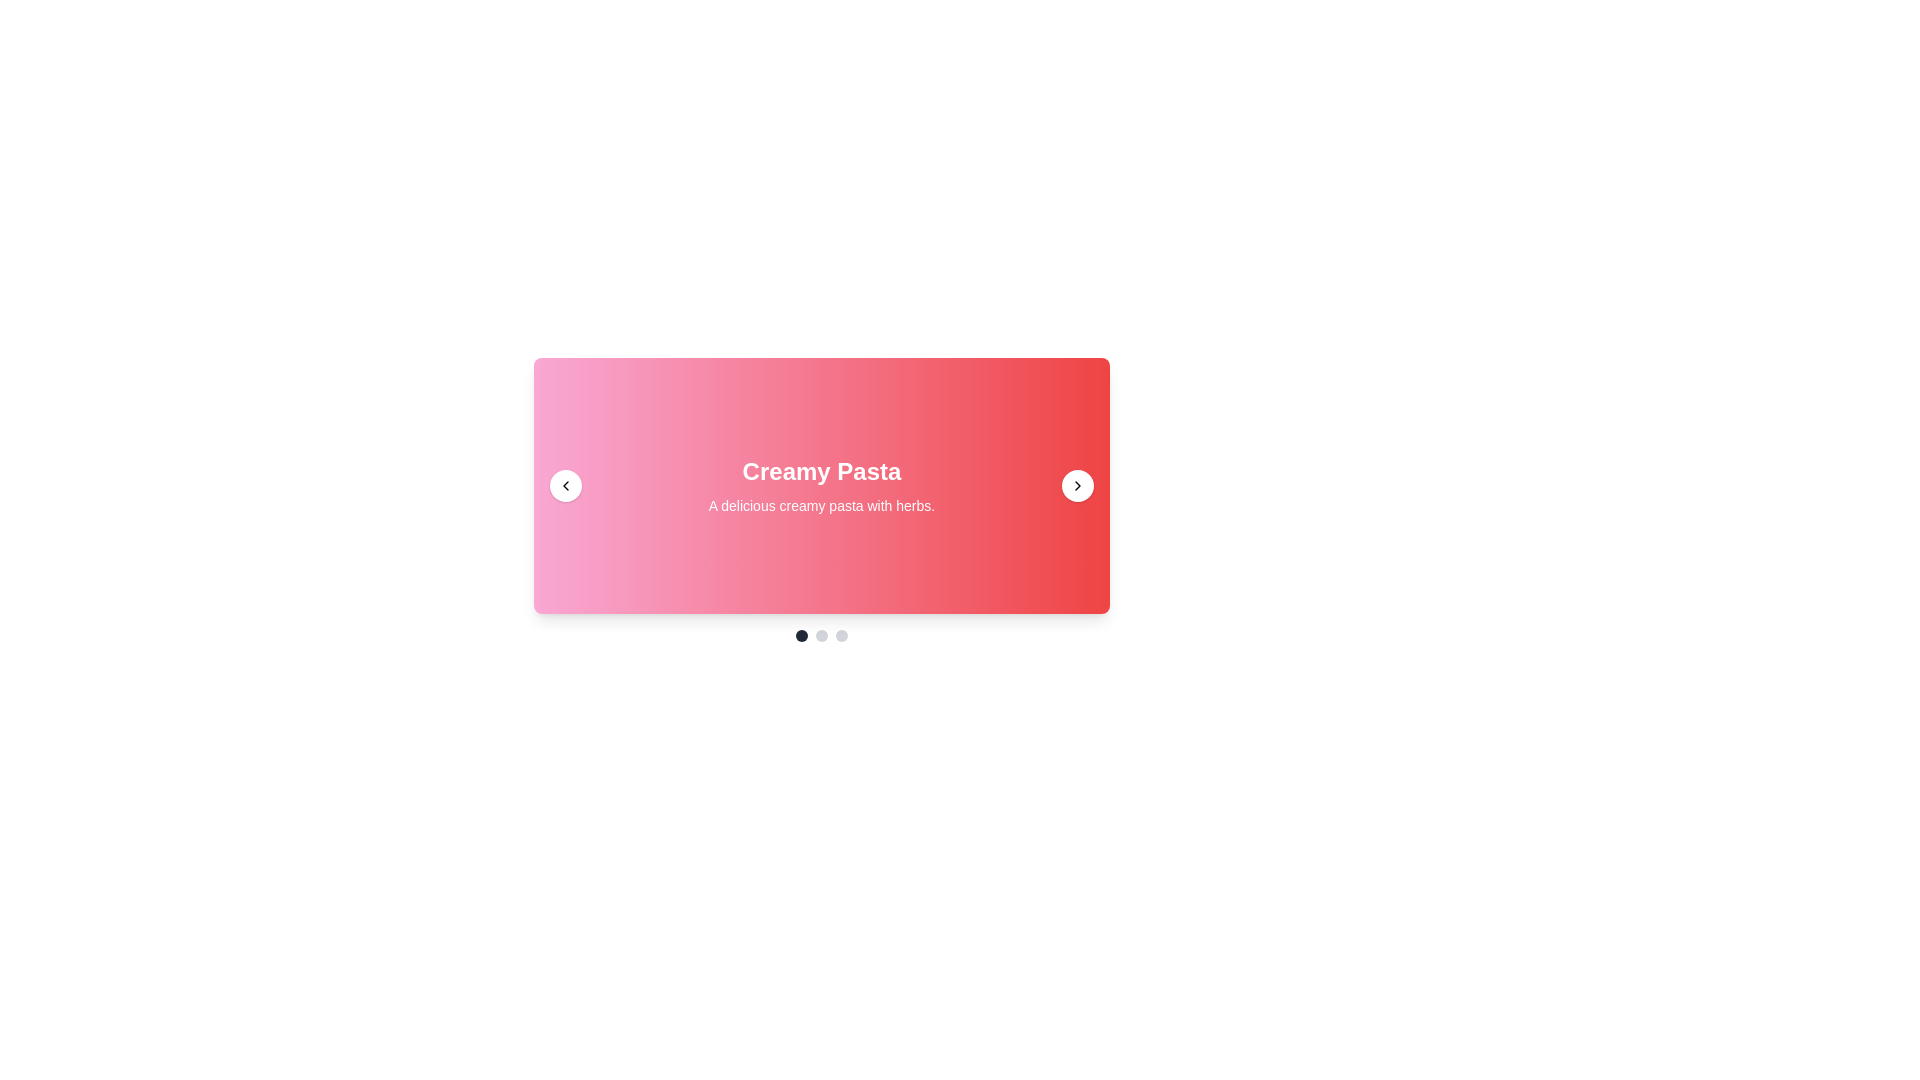 This screenshot has width=1920, height=1080. I want to click on the text block displaying 'Creamy Pasta' with a gradient pink background, so click(821, 486).